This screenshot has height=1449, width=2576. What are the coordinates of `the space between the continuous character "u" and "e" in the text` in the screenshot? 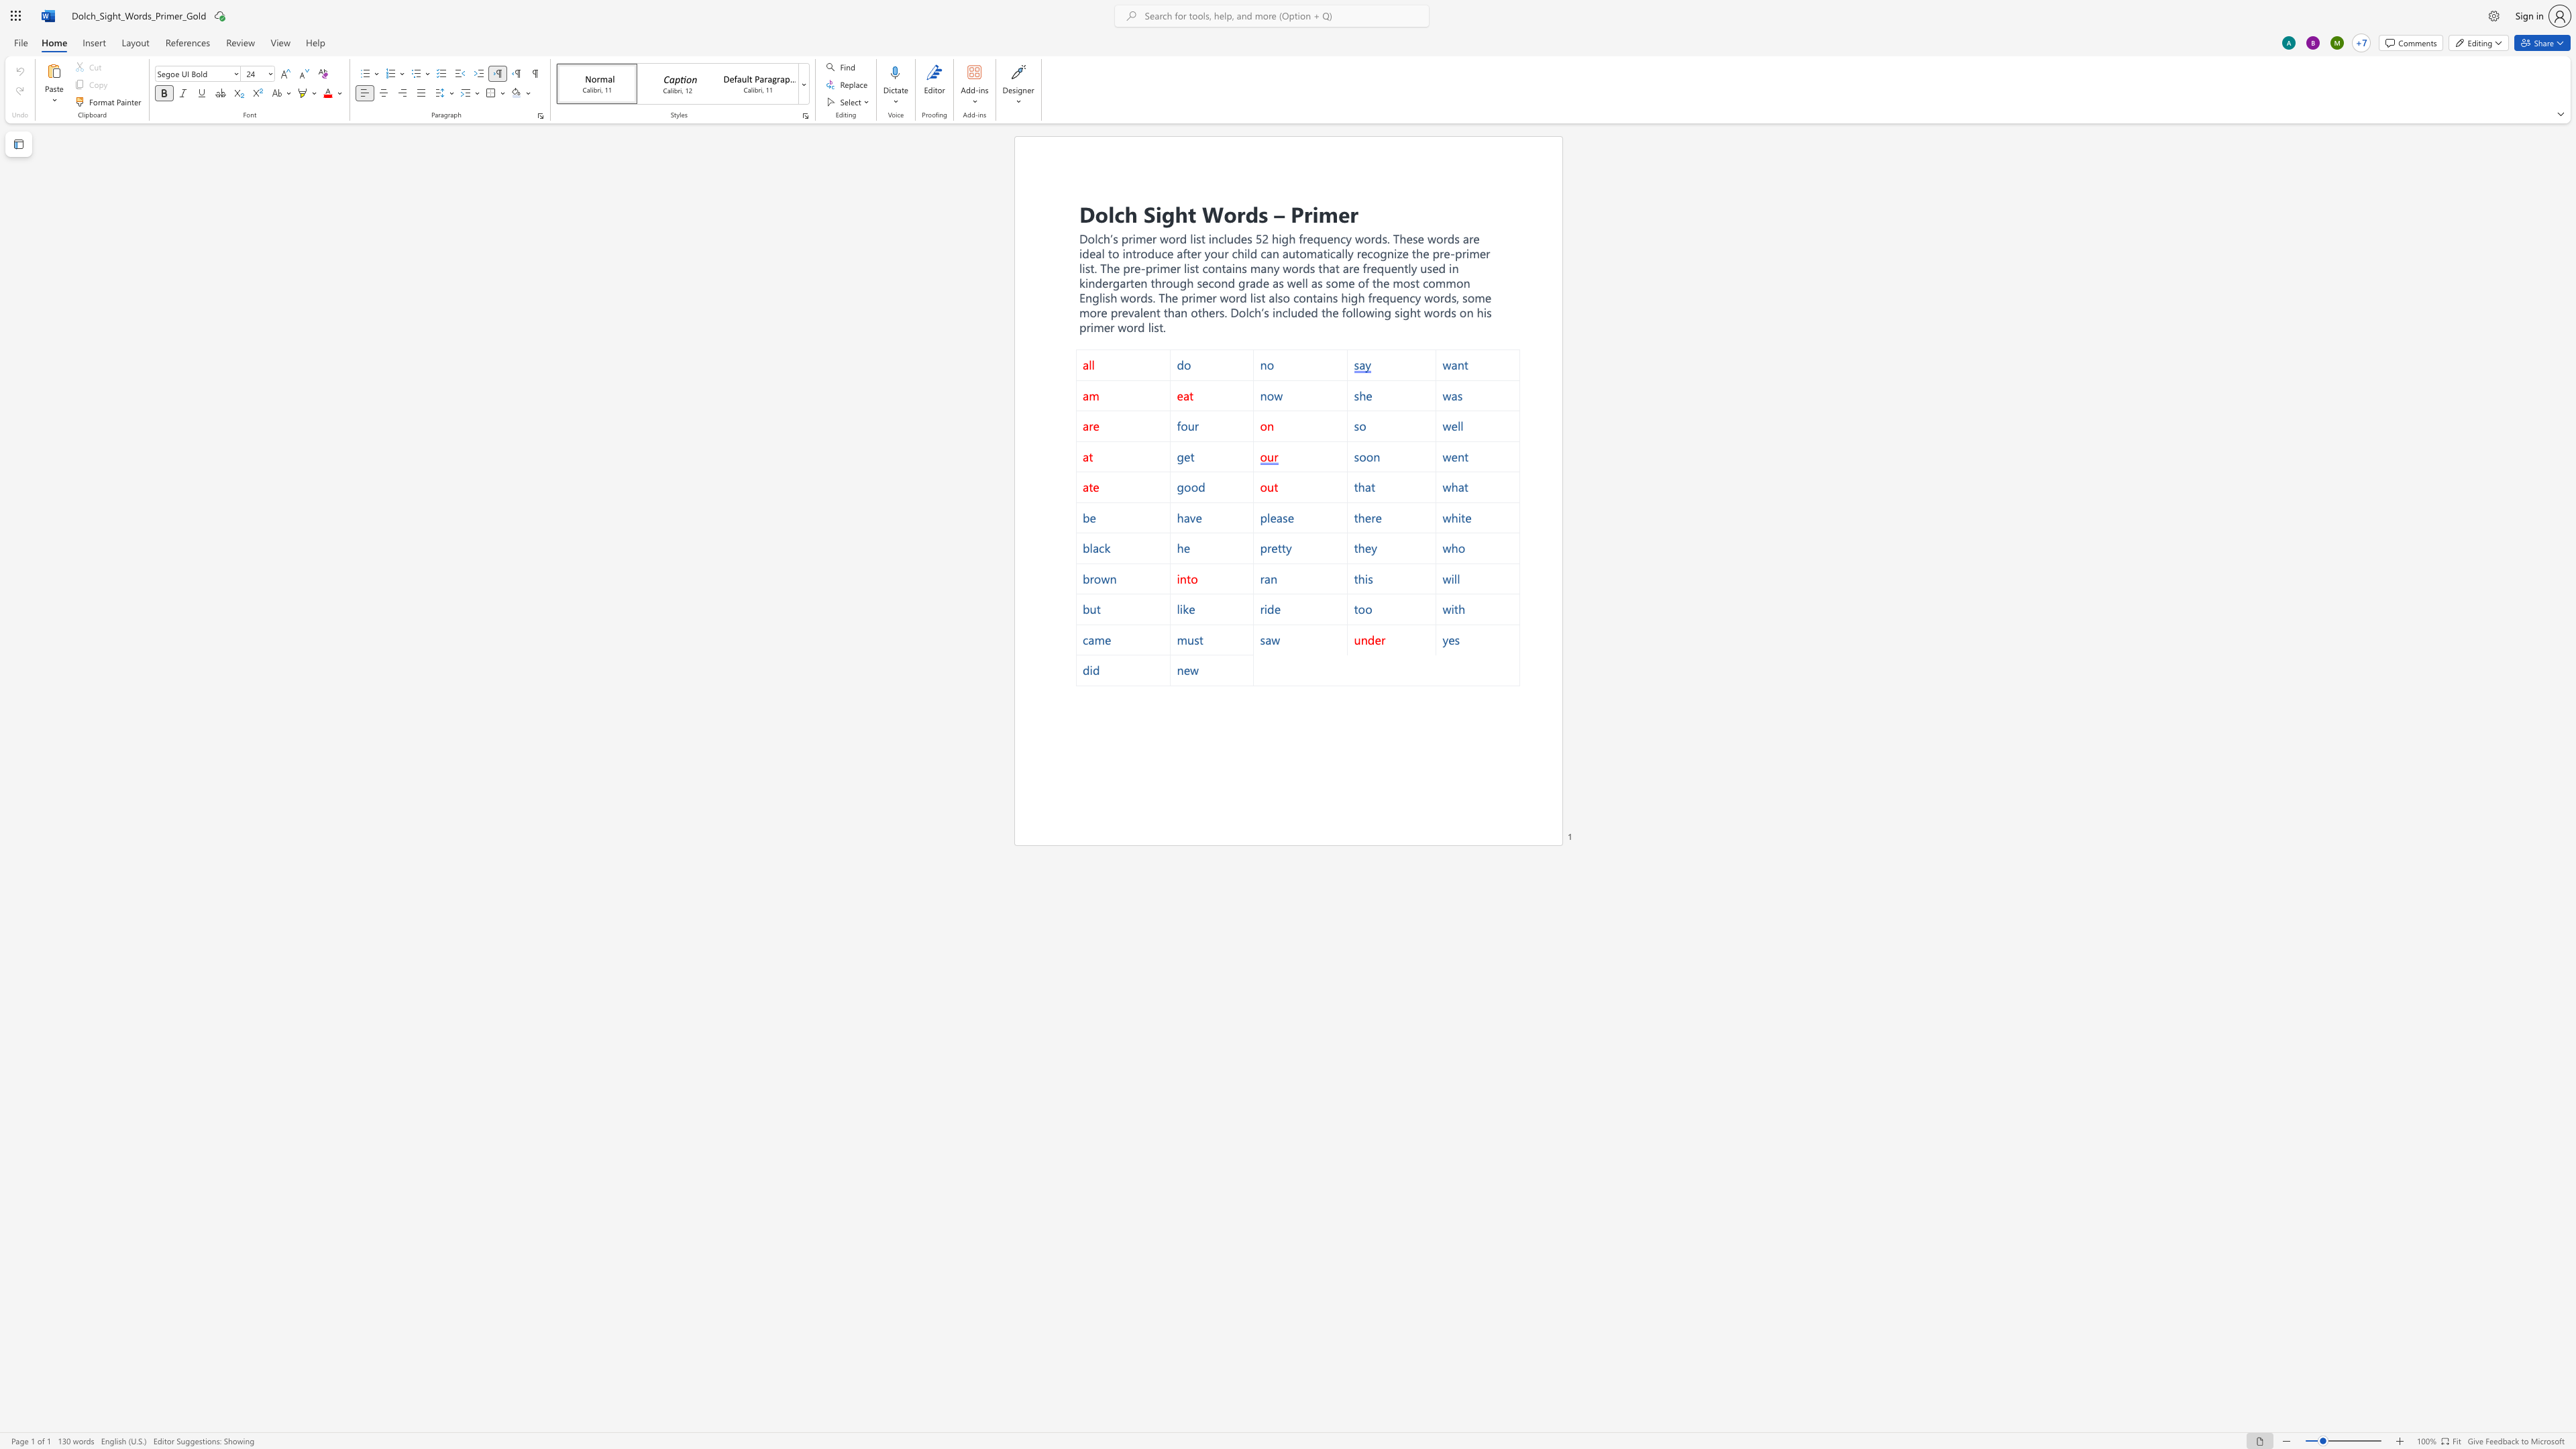 It's located at (1389, 268).